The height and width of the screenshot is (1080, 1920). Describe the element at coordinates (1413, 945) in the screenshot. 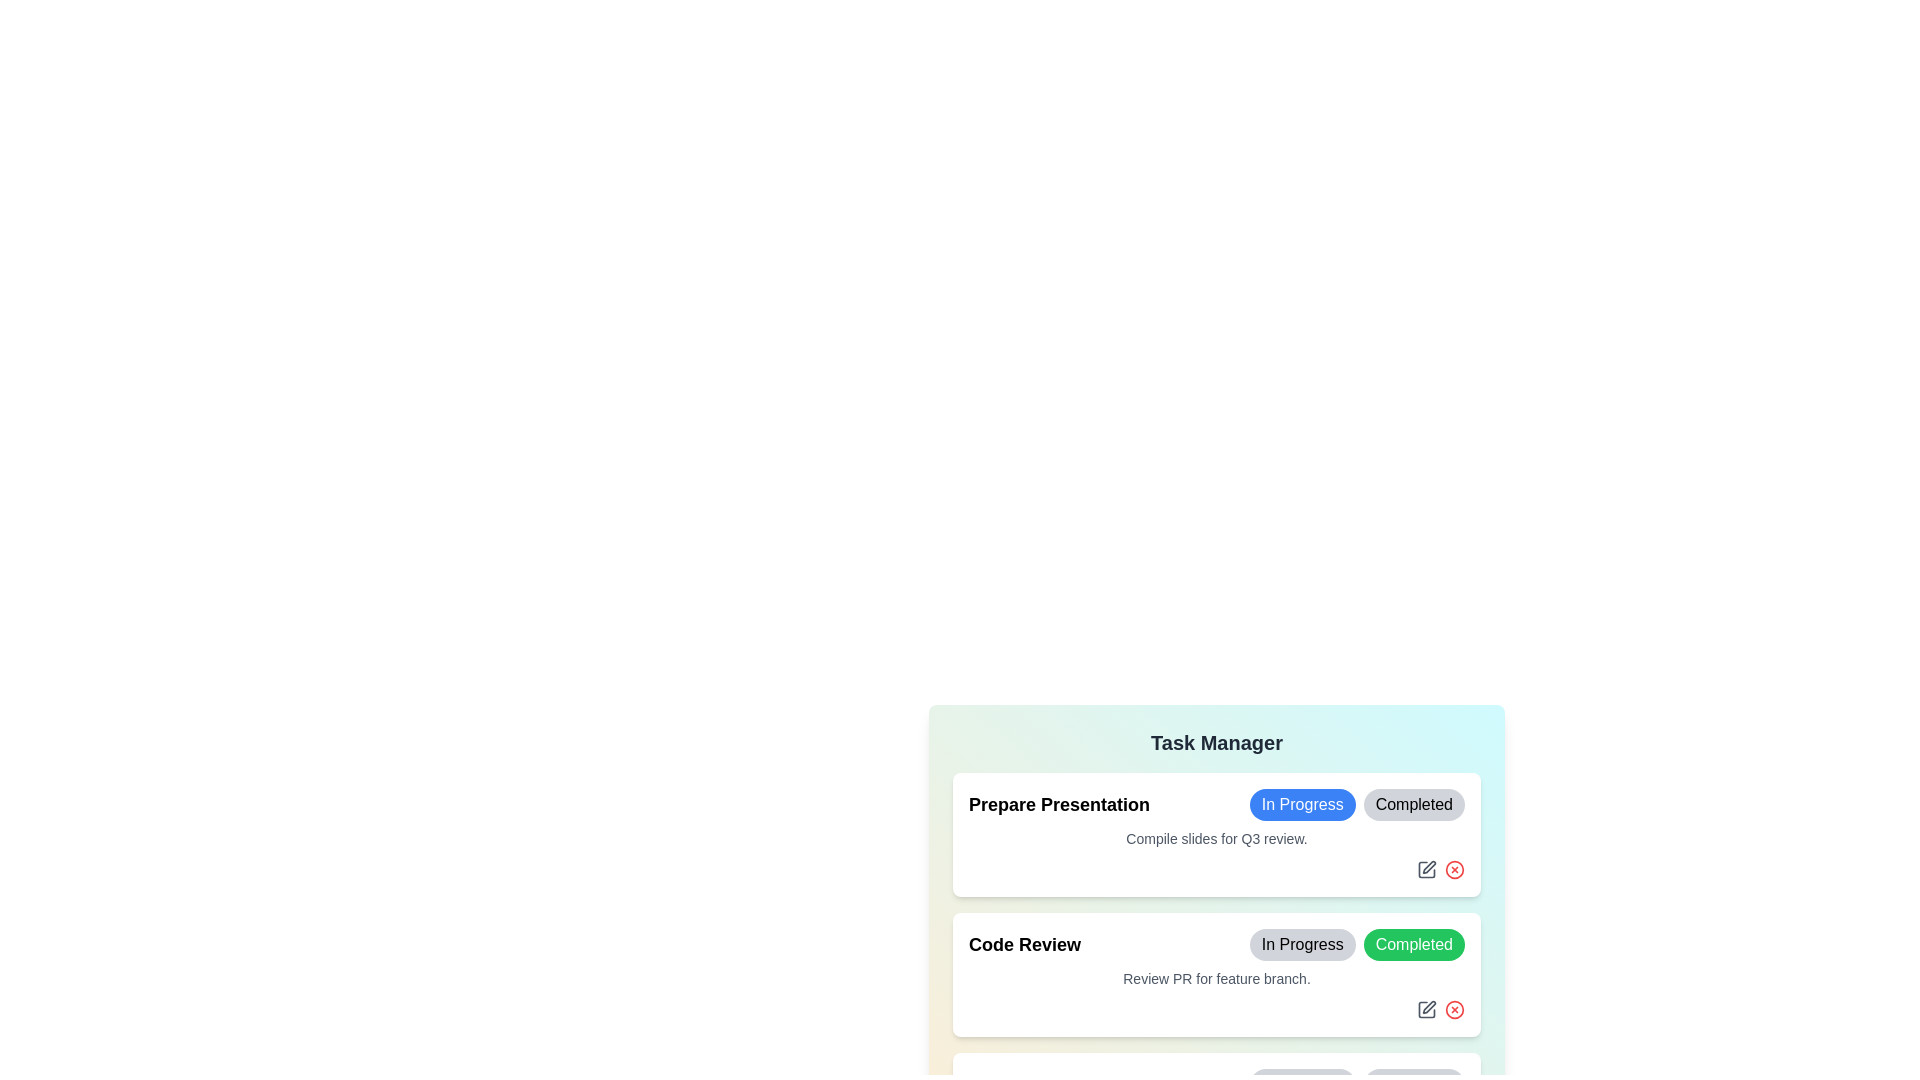

I see `'Completed' button for the task with title Code Review` at that location.